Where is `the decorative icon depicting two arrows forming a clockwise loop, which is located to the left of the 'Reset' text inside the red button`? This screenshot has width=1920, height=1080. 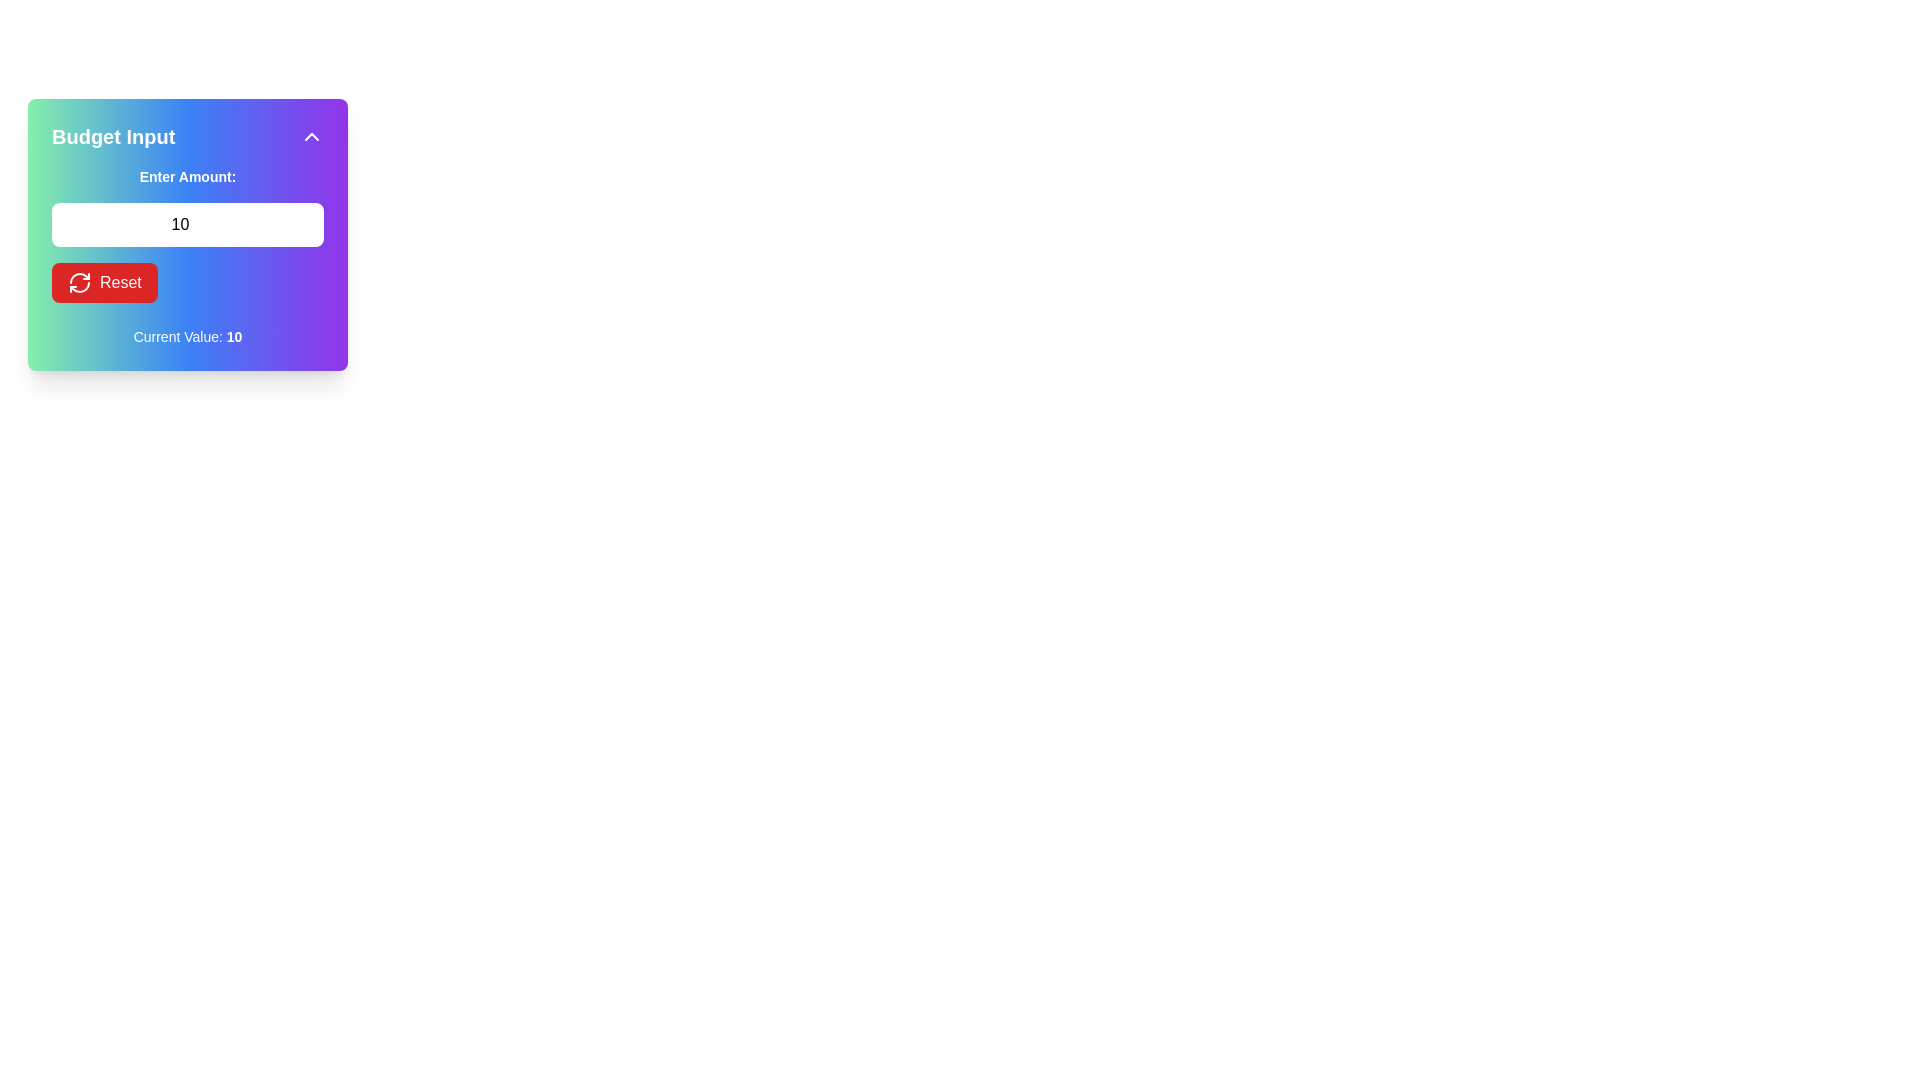 the decorative icon depicting two arrows forming a clockwise loop, which is located to the left of the 'Reset' text inside the red button is located at coordinates (80, 282).